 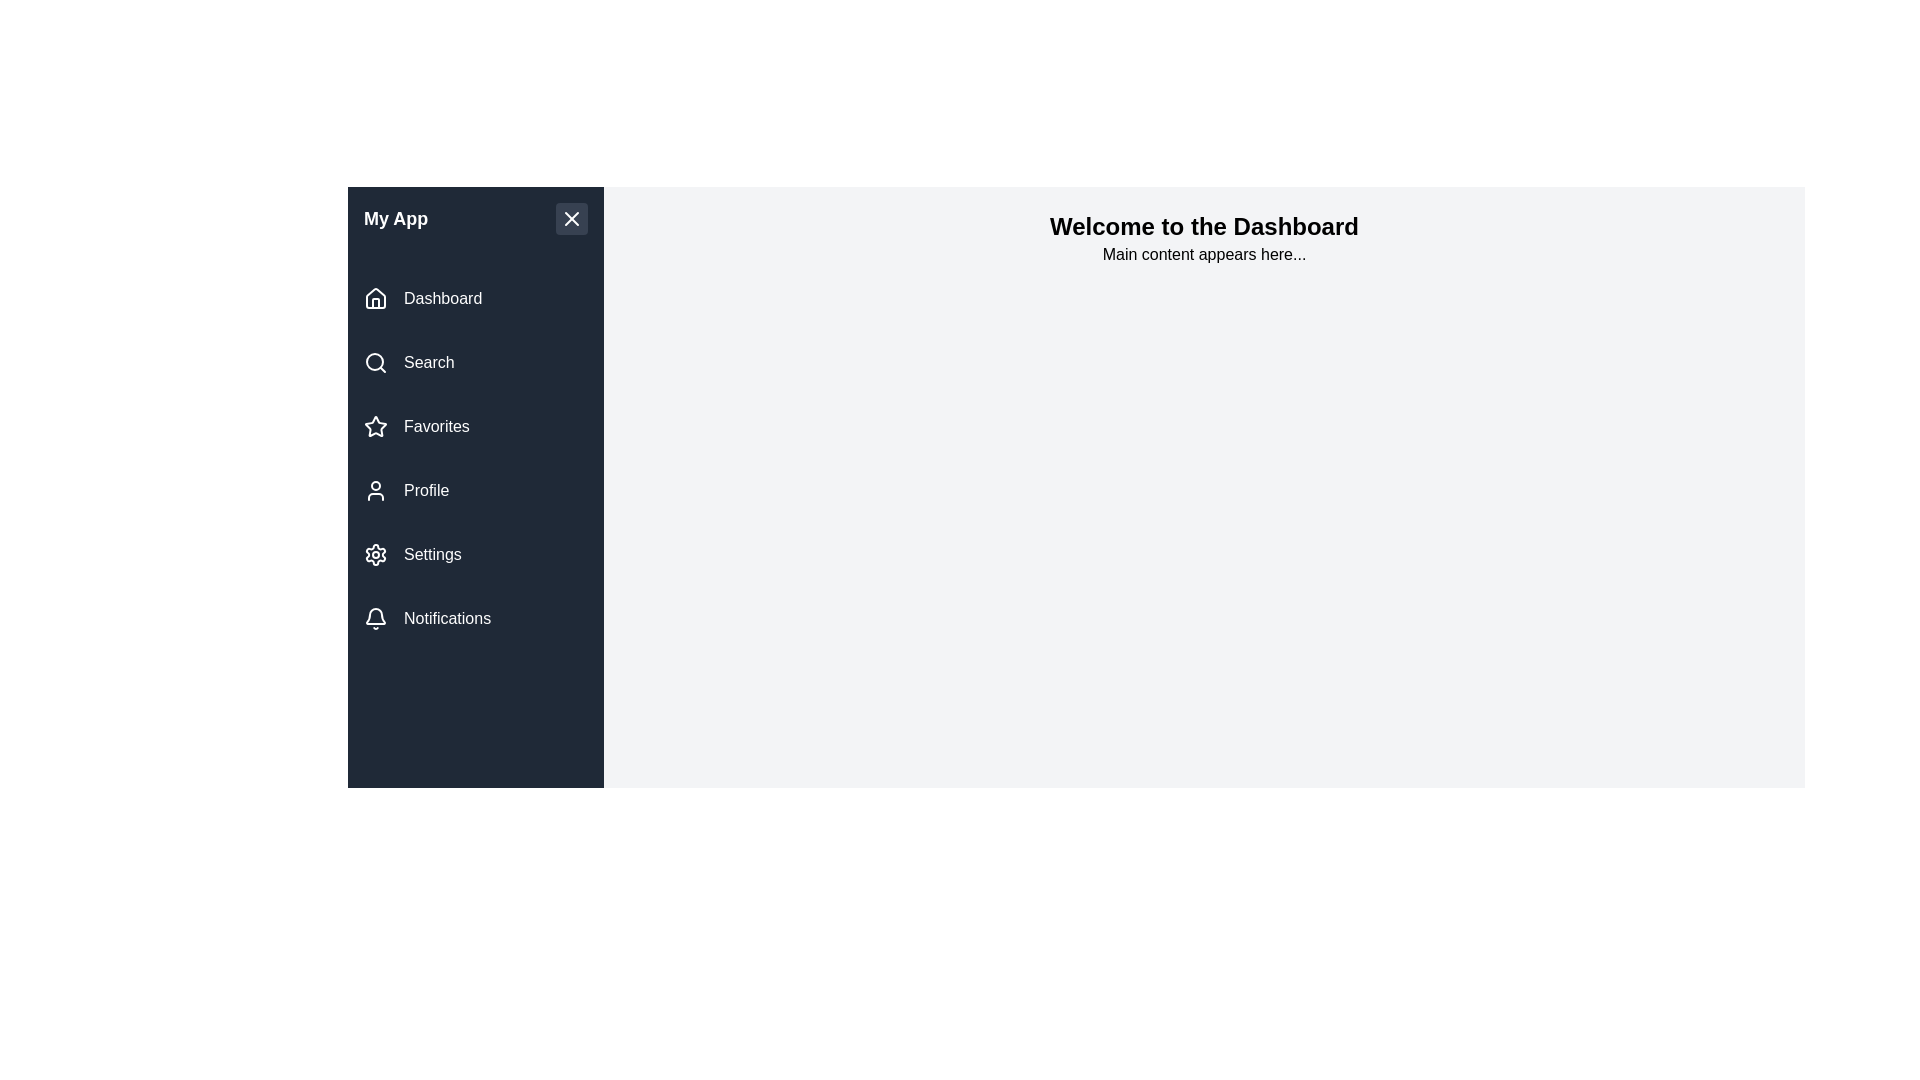 I want to click on the navigation item Dashboard from the drawer, so click(x=474, y=299).